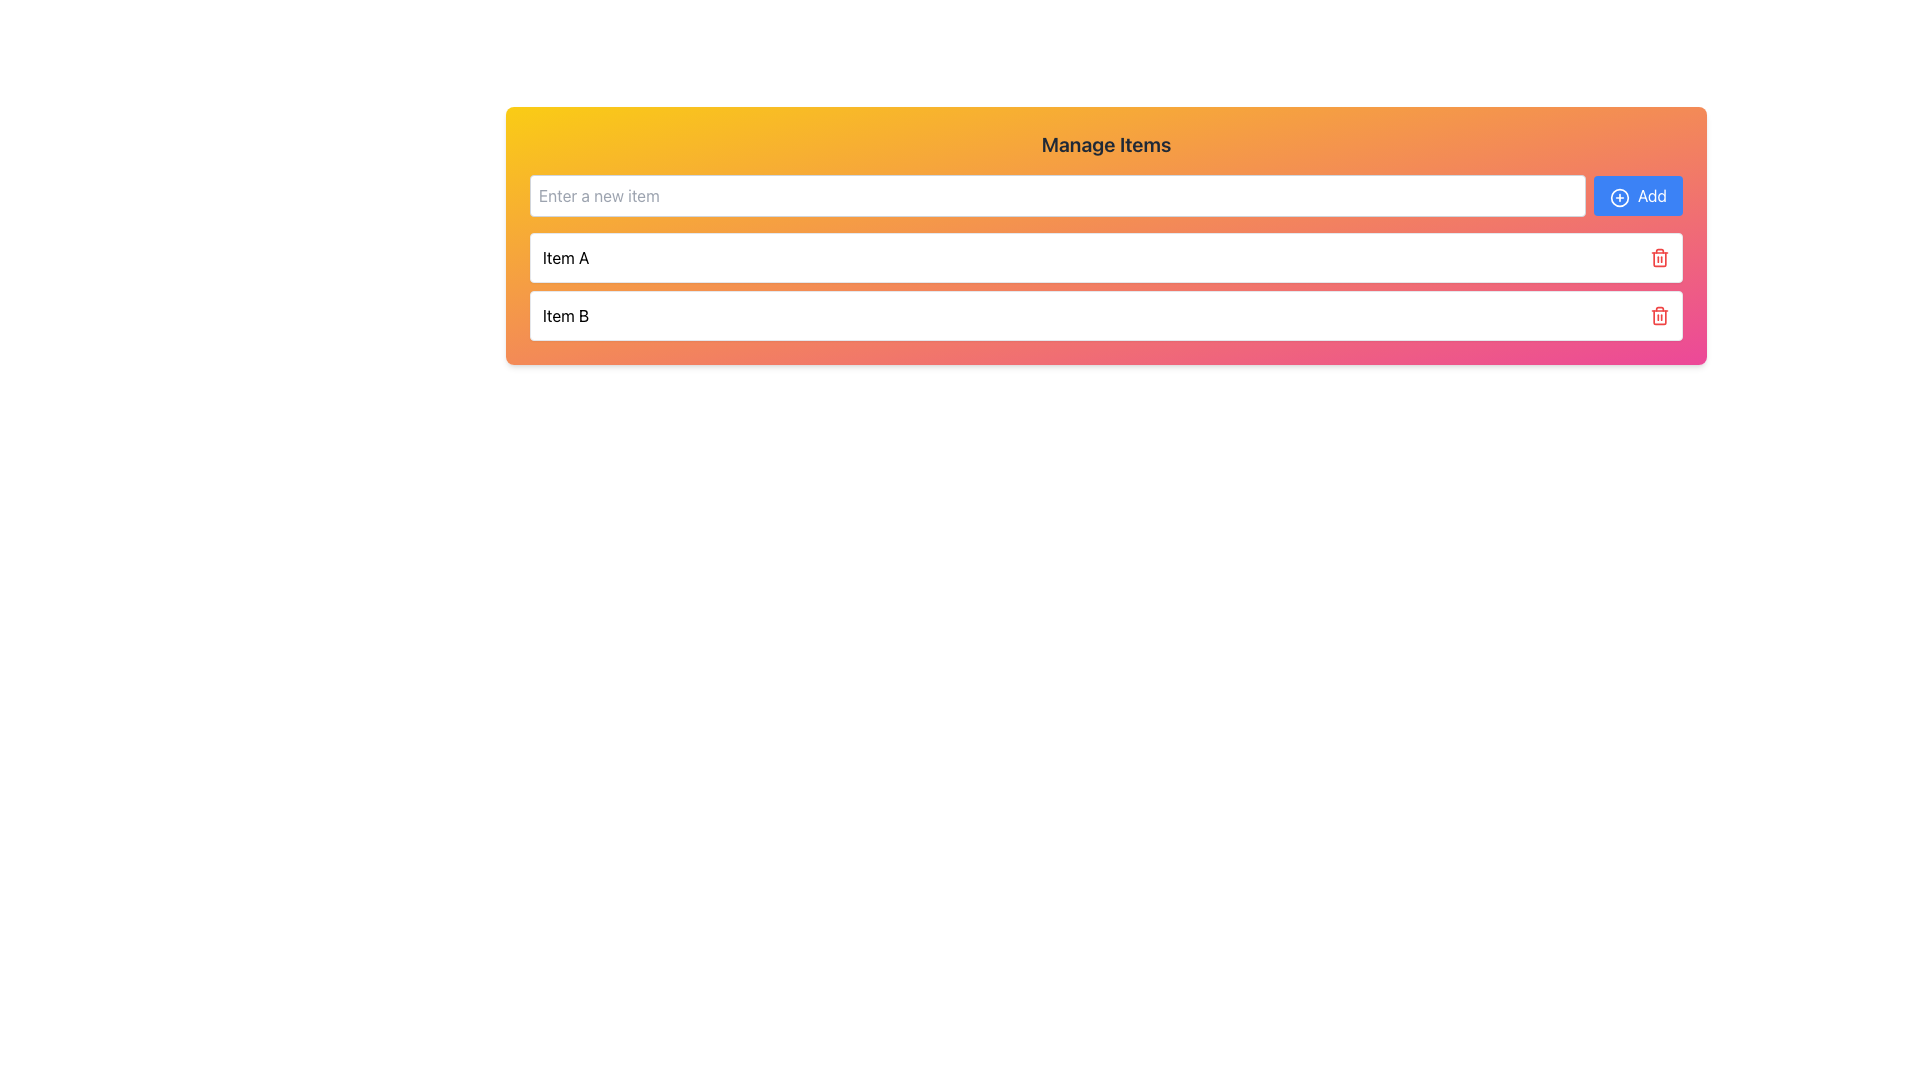 Image resolution: width=1920 pixels, height=1080 pixels. I want to click on the 'Add' icon located inside the blue button to the right of the text input field in the horizontal bar with gradient styling, so click(1619, 197).